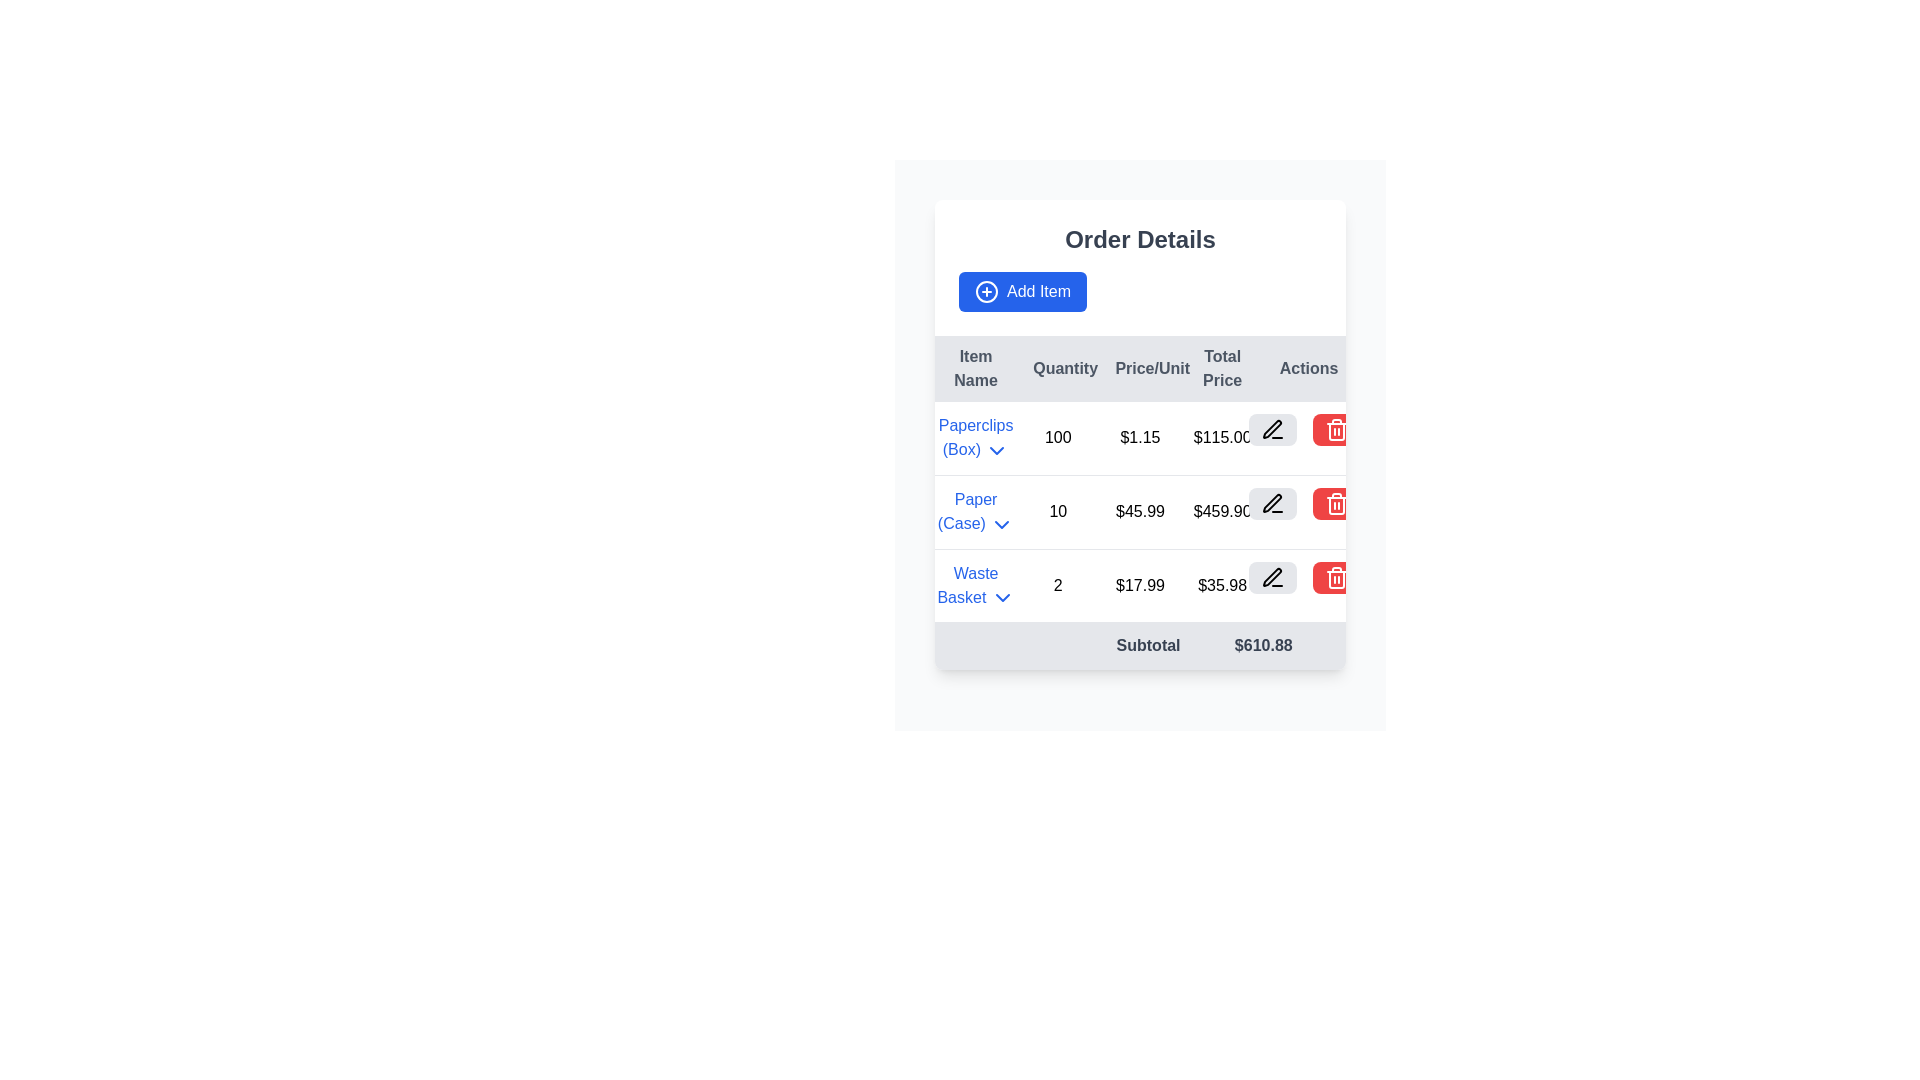 The height and width of the screenshot is (1080, 1920). I want to click on the second row in the table displaying information about 'Paper (Case)', so click(1140, 511).